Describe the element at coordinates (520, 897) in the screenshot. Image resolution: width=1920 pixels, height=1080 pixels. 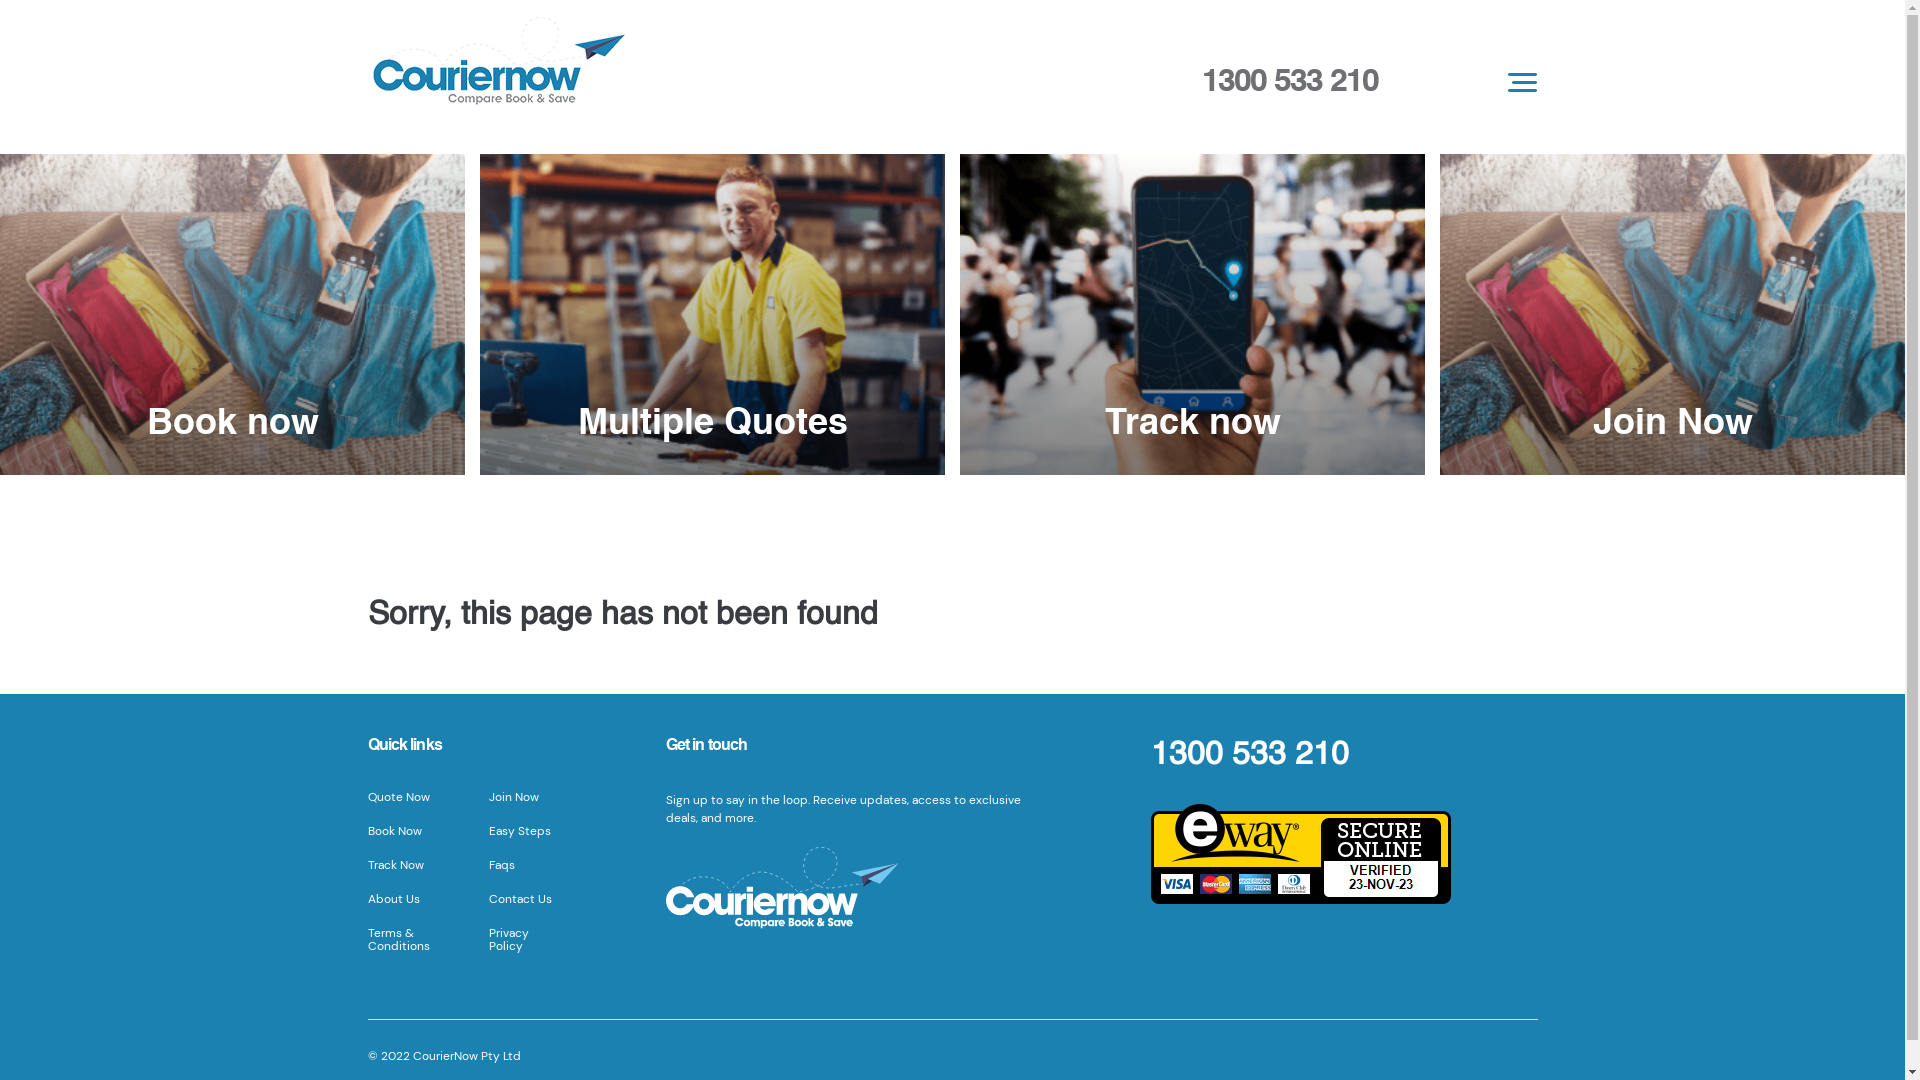
I see `'Contact Us'` at that location.